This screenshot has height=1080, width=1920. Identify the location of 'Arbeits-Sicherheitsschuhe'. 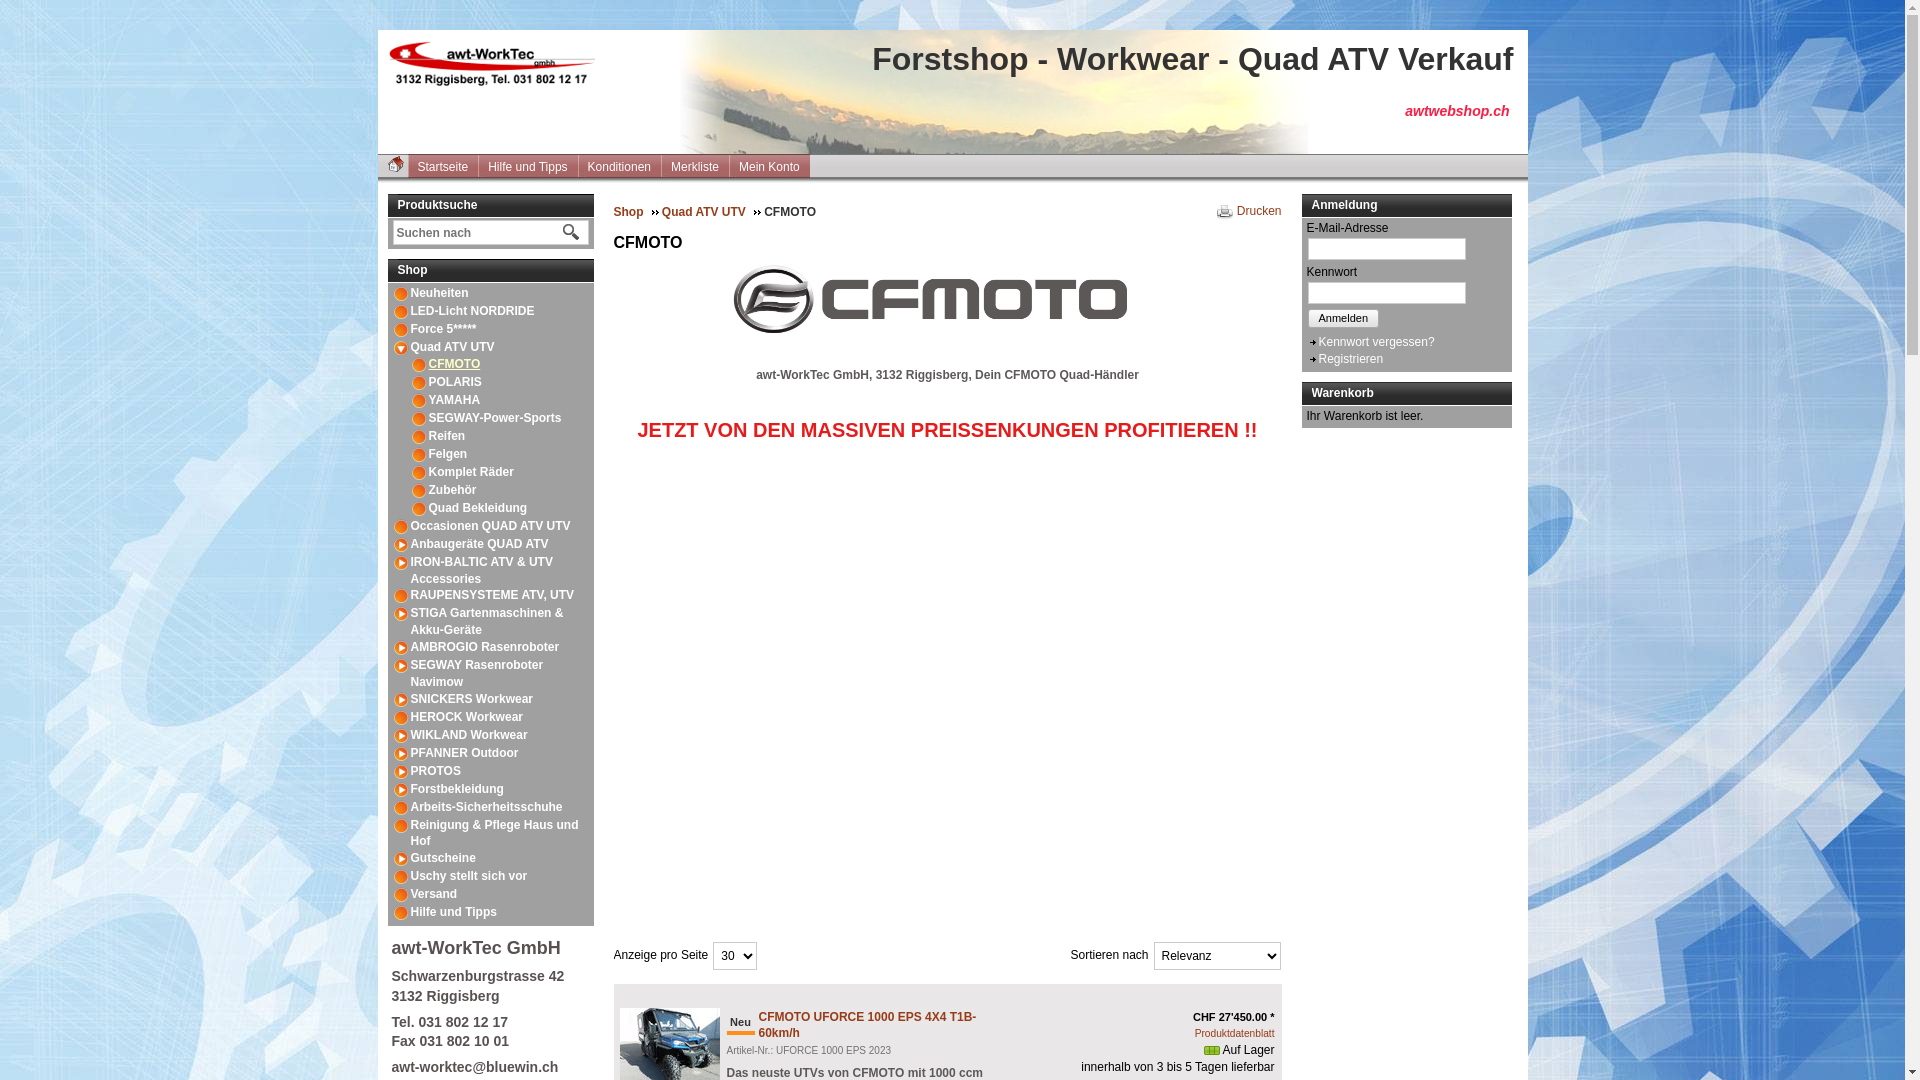
(486, 805).